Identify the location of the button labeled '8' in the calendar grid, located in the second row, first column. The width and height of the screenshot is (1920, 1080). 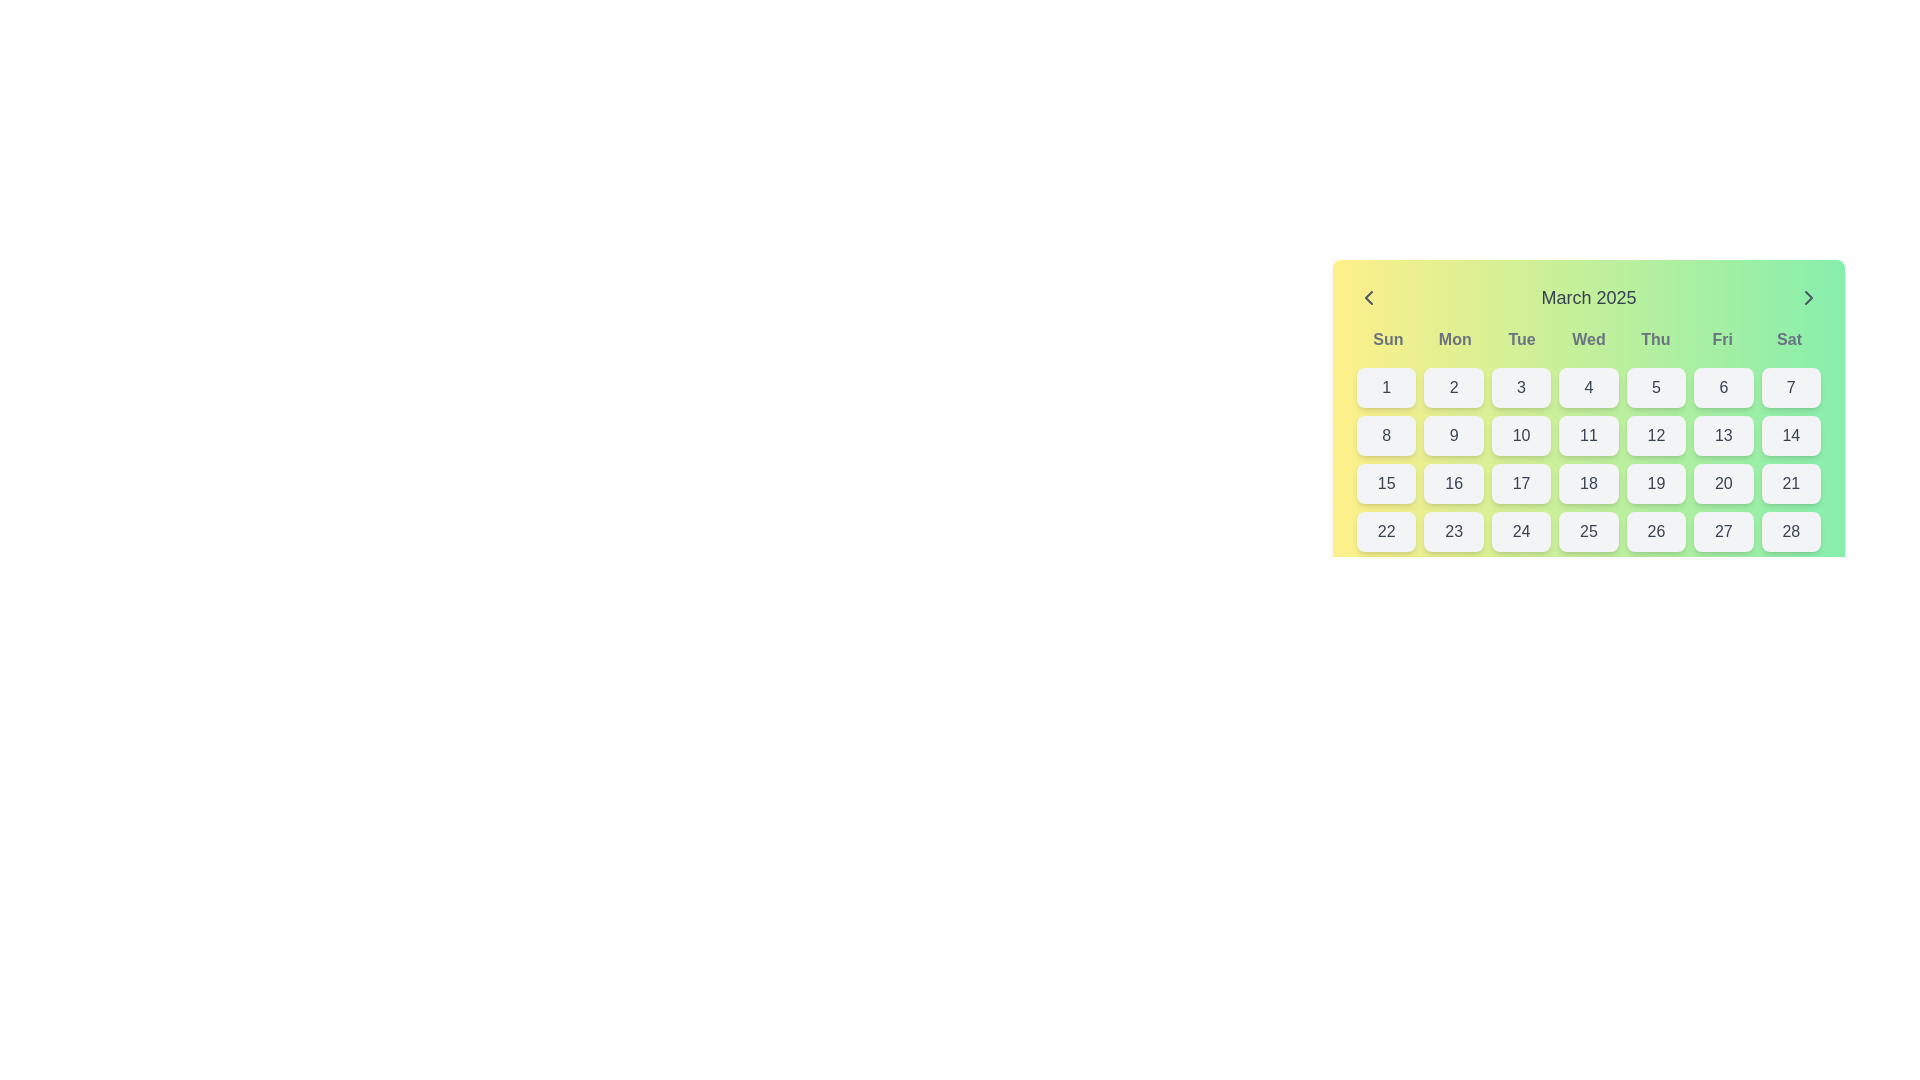
(1385, 434).